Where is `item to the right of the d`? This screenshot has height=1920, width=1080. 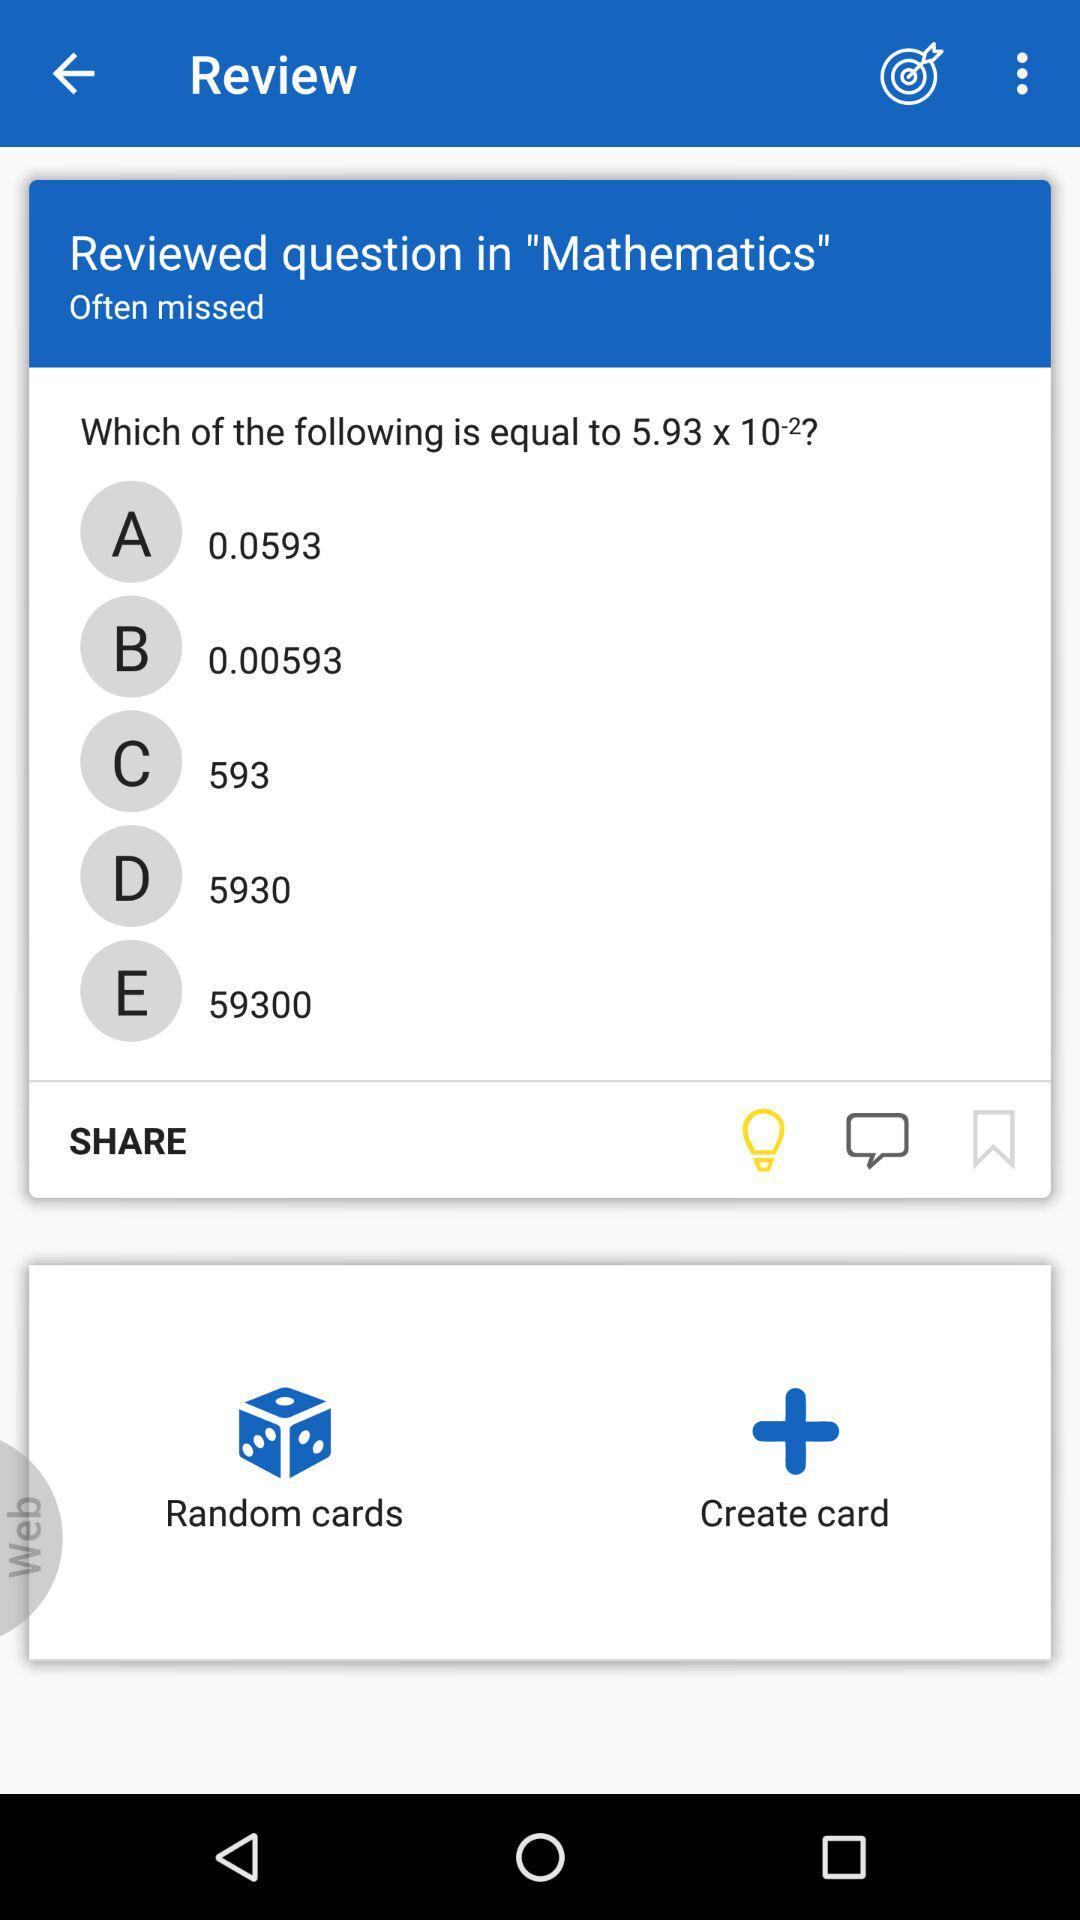
item to the right of the d is located at coordinates (242, 881).